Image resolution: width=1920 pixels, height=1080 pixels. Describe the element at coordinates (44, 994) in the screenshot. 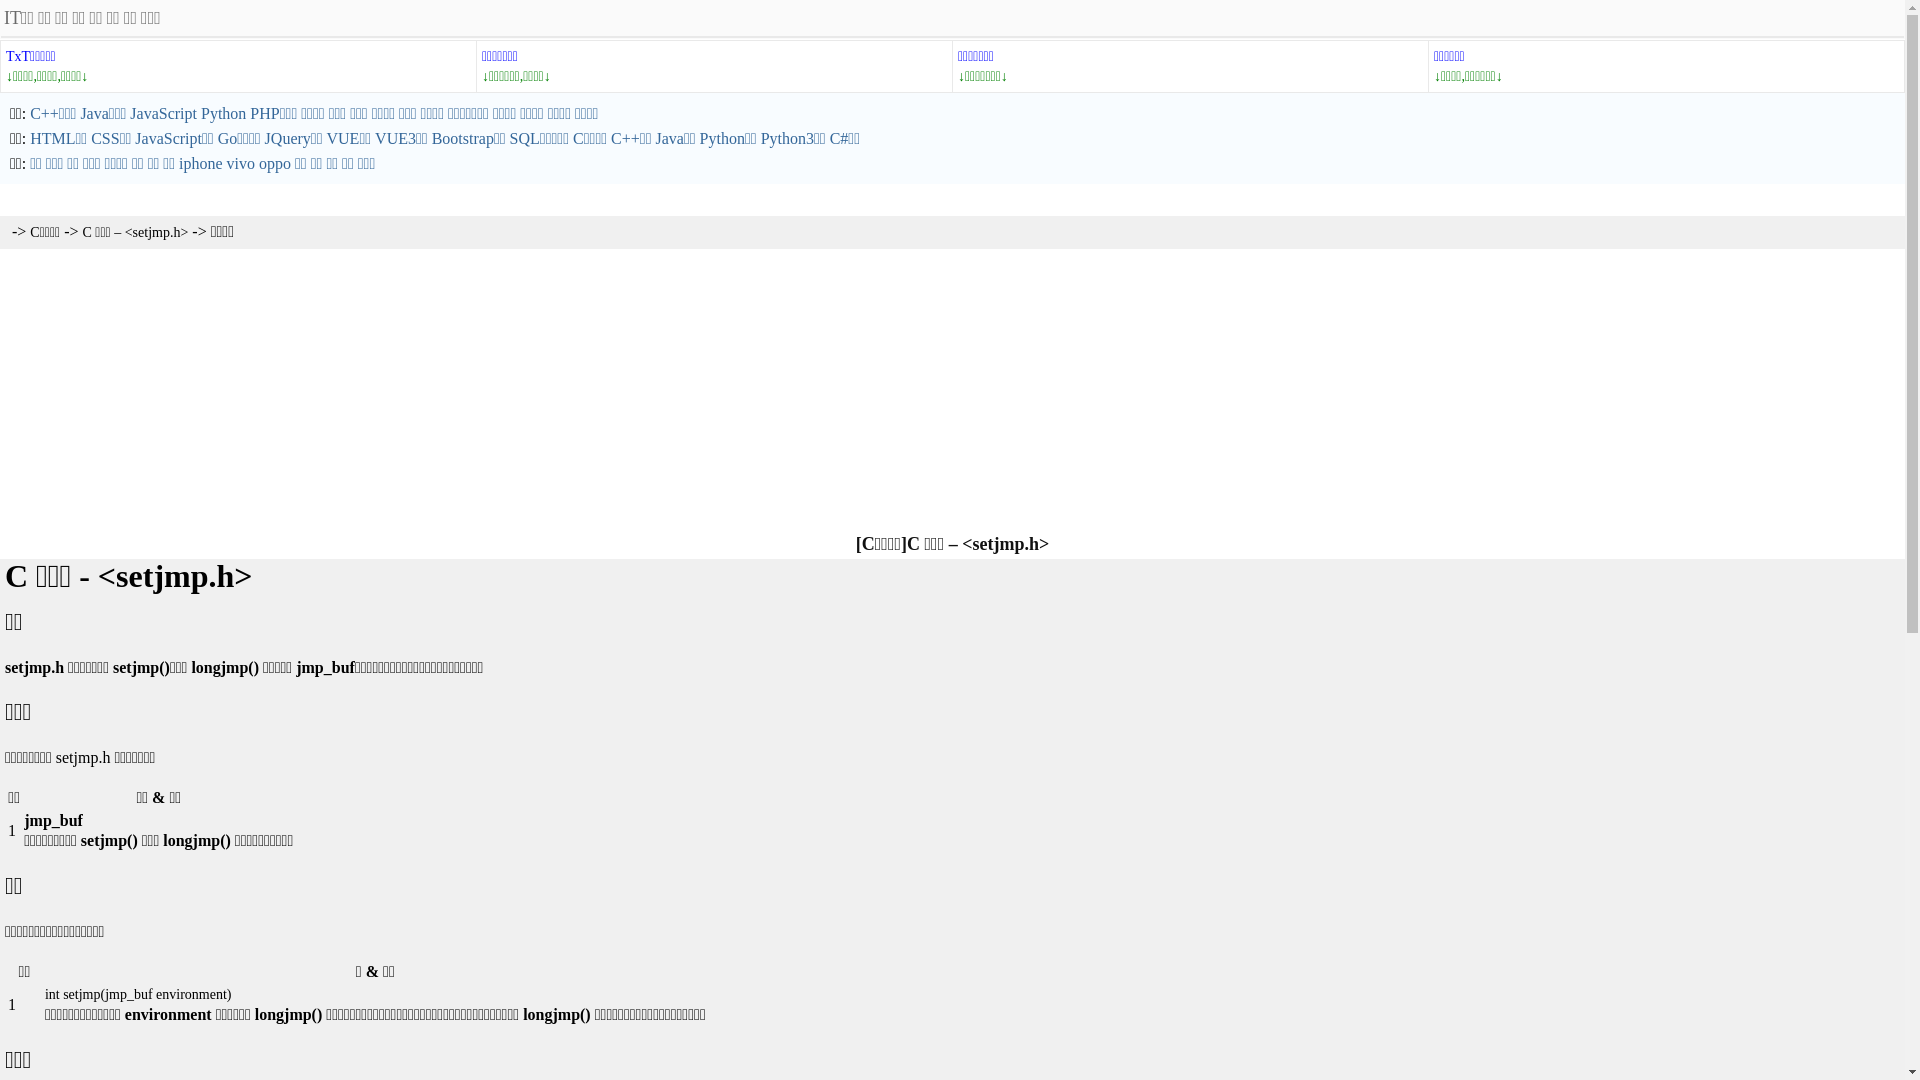

I see `'int setjmp(jmp_buf environment)'` at that location.